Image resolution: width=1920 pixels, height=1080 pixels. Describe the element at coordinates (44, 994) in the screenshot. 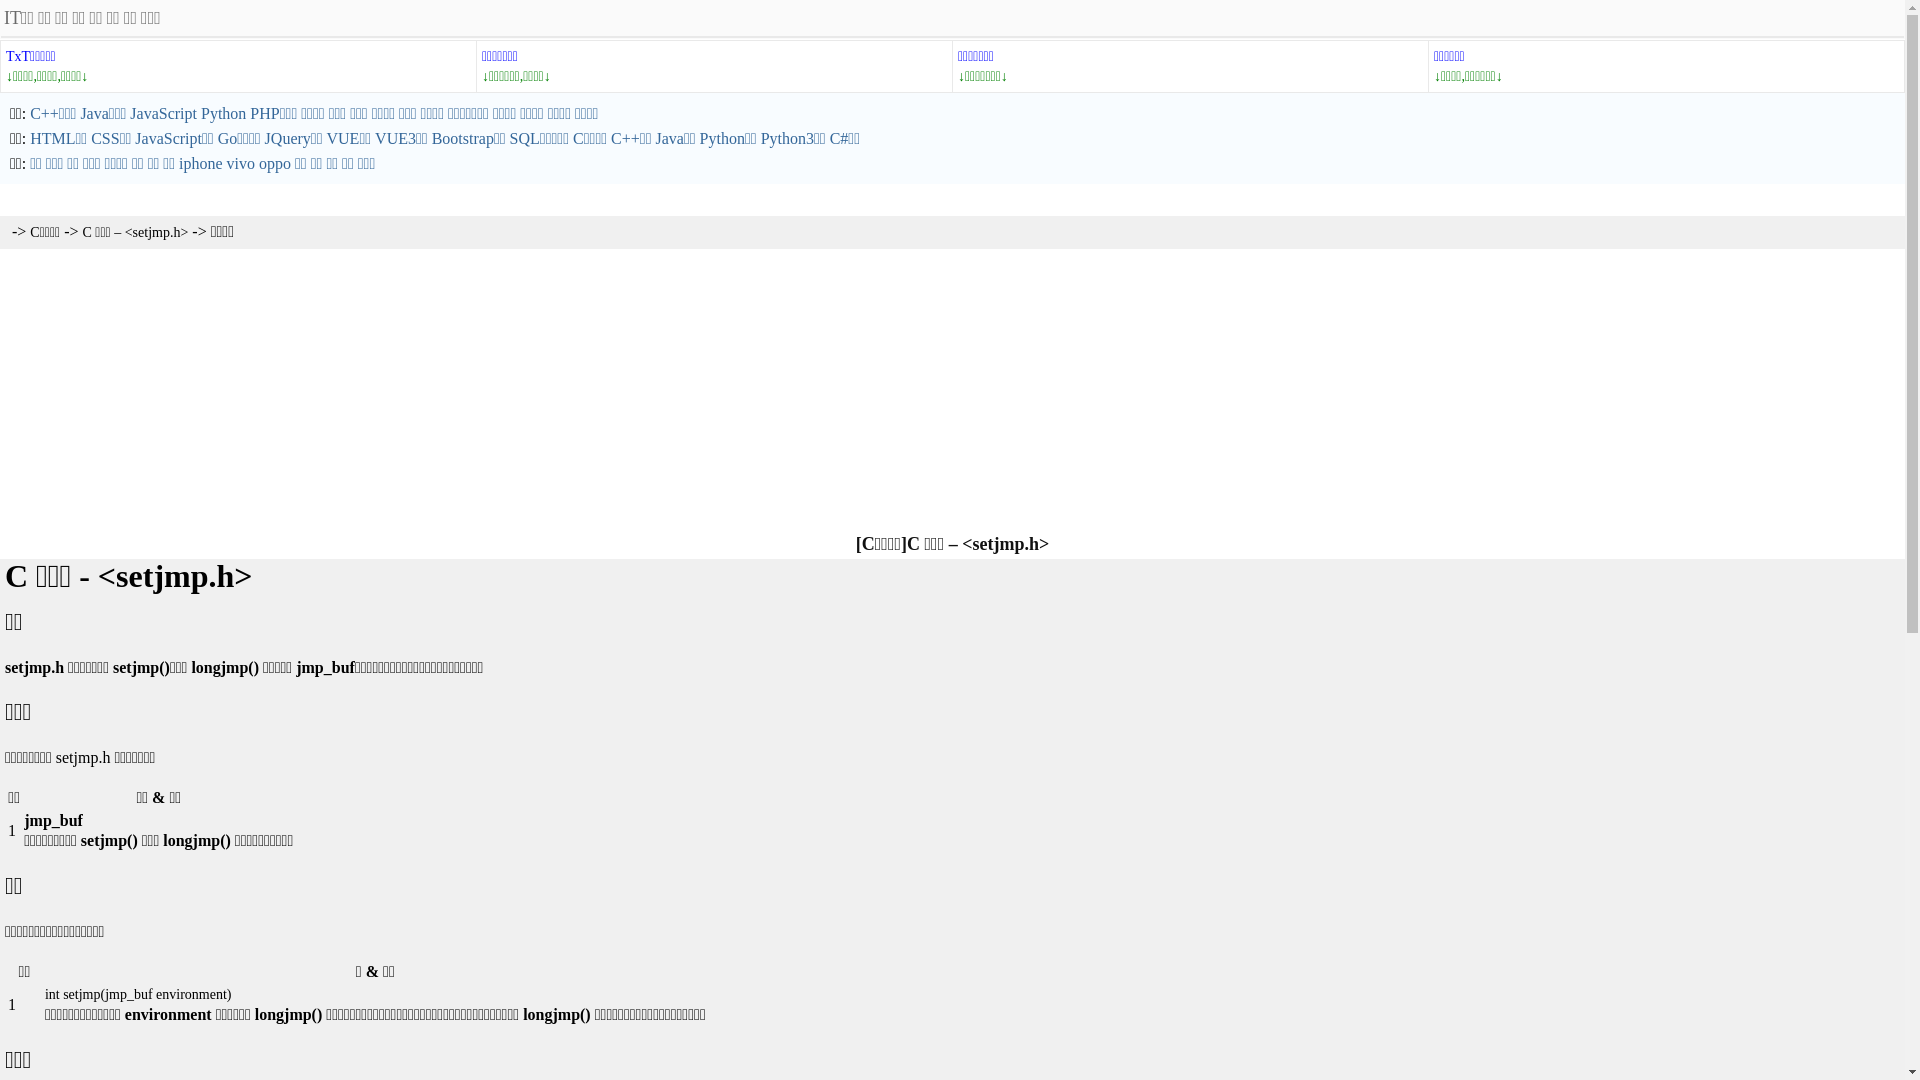

I see `'int setjmp(jmp_buf environment)'` at that location.